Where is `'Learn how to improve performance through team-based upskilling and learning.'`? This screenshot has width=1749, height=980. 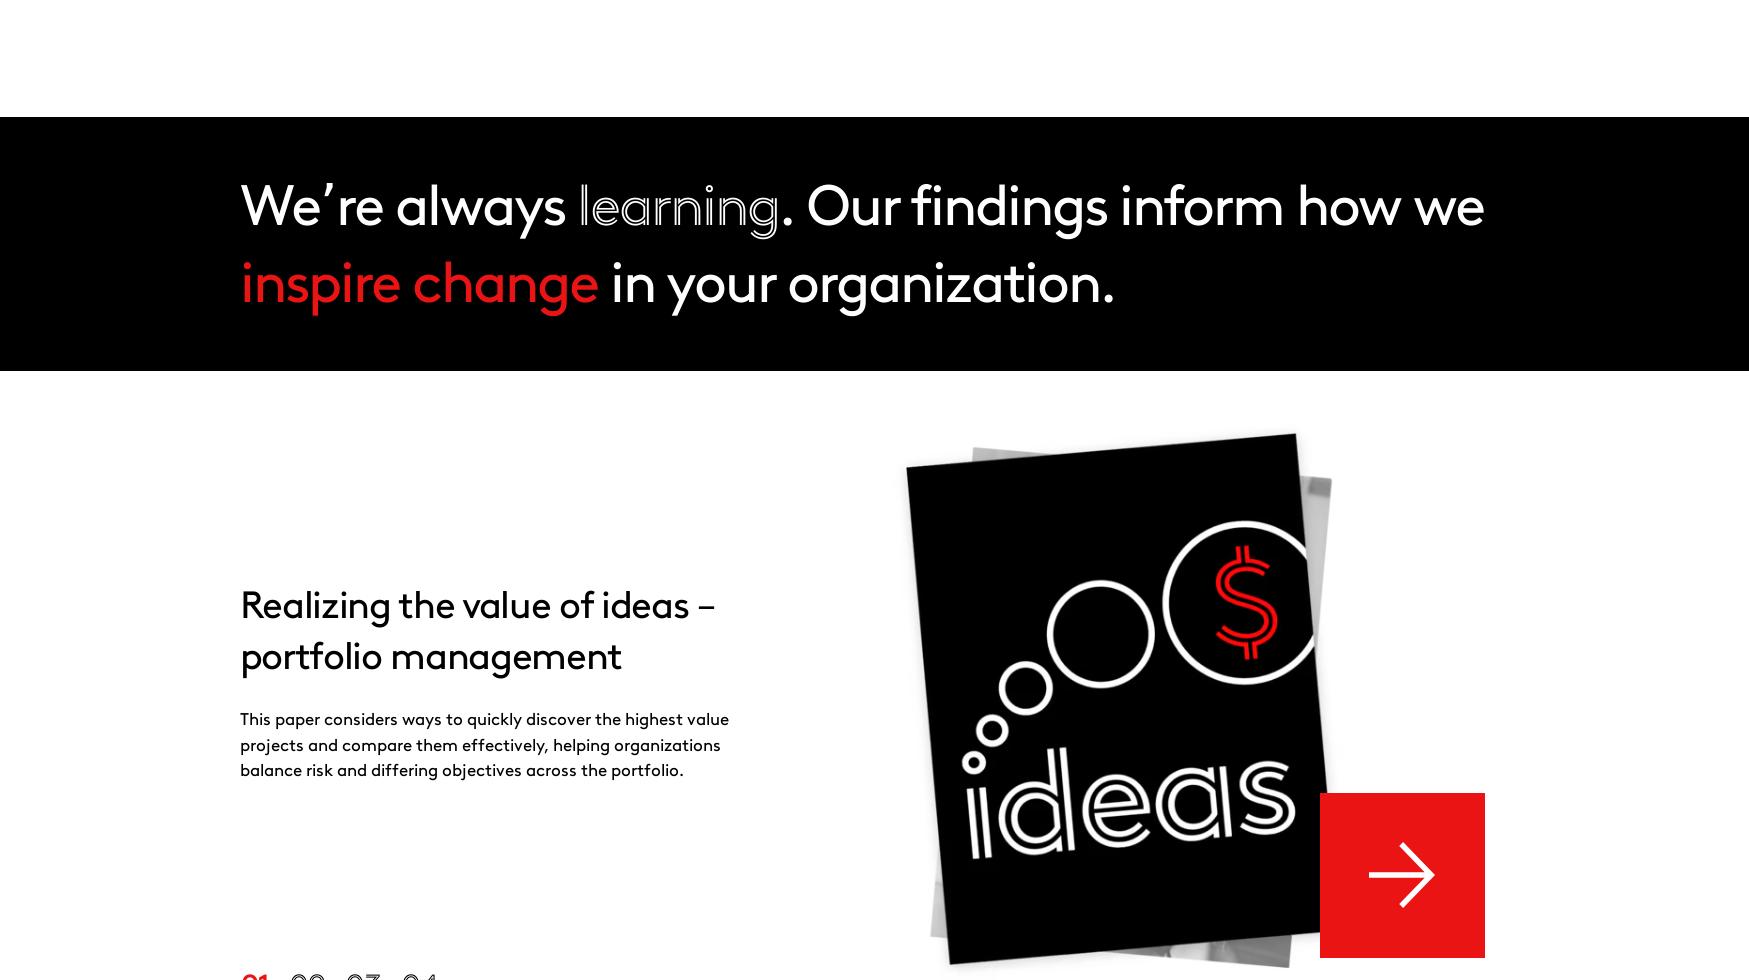 'Learn how to improve performance through team-based upskilling and learning.' is located at coordinates (1350, 186).